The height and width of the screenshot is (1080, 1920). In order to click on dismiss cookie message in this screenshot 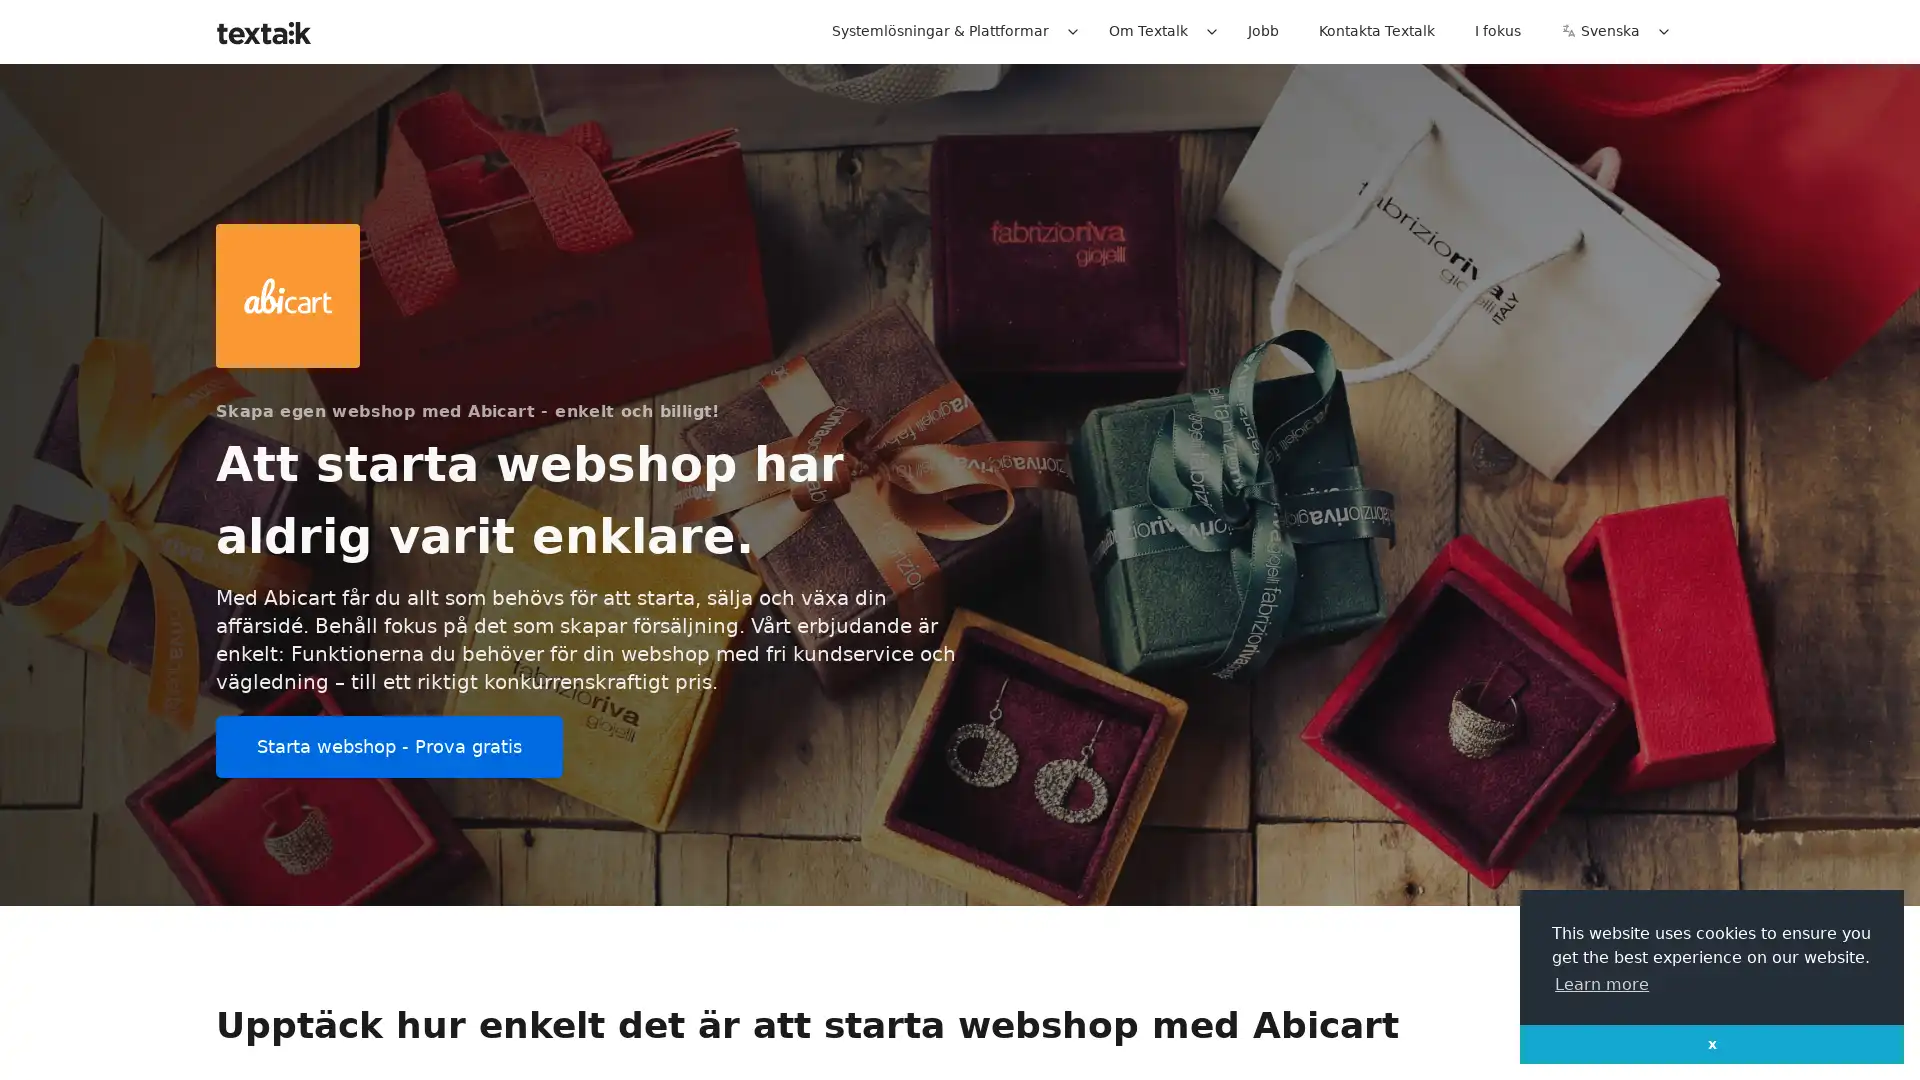, I will do `click(1711, 1043)`.